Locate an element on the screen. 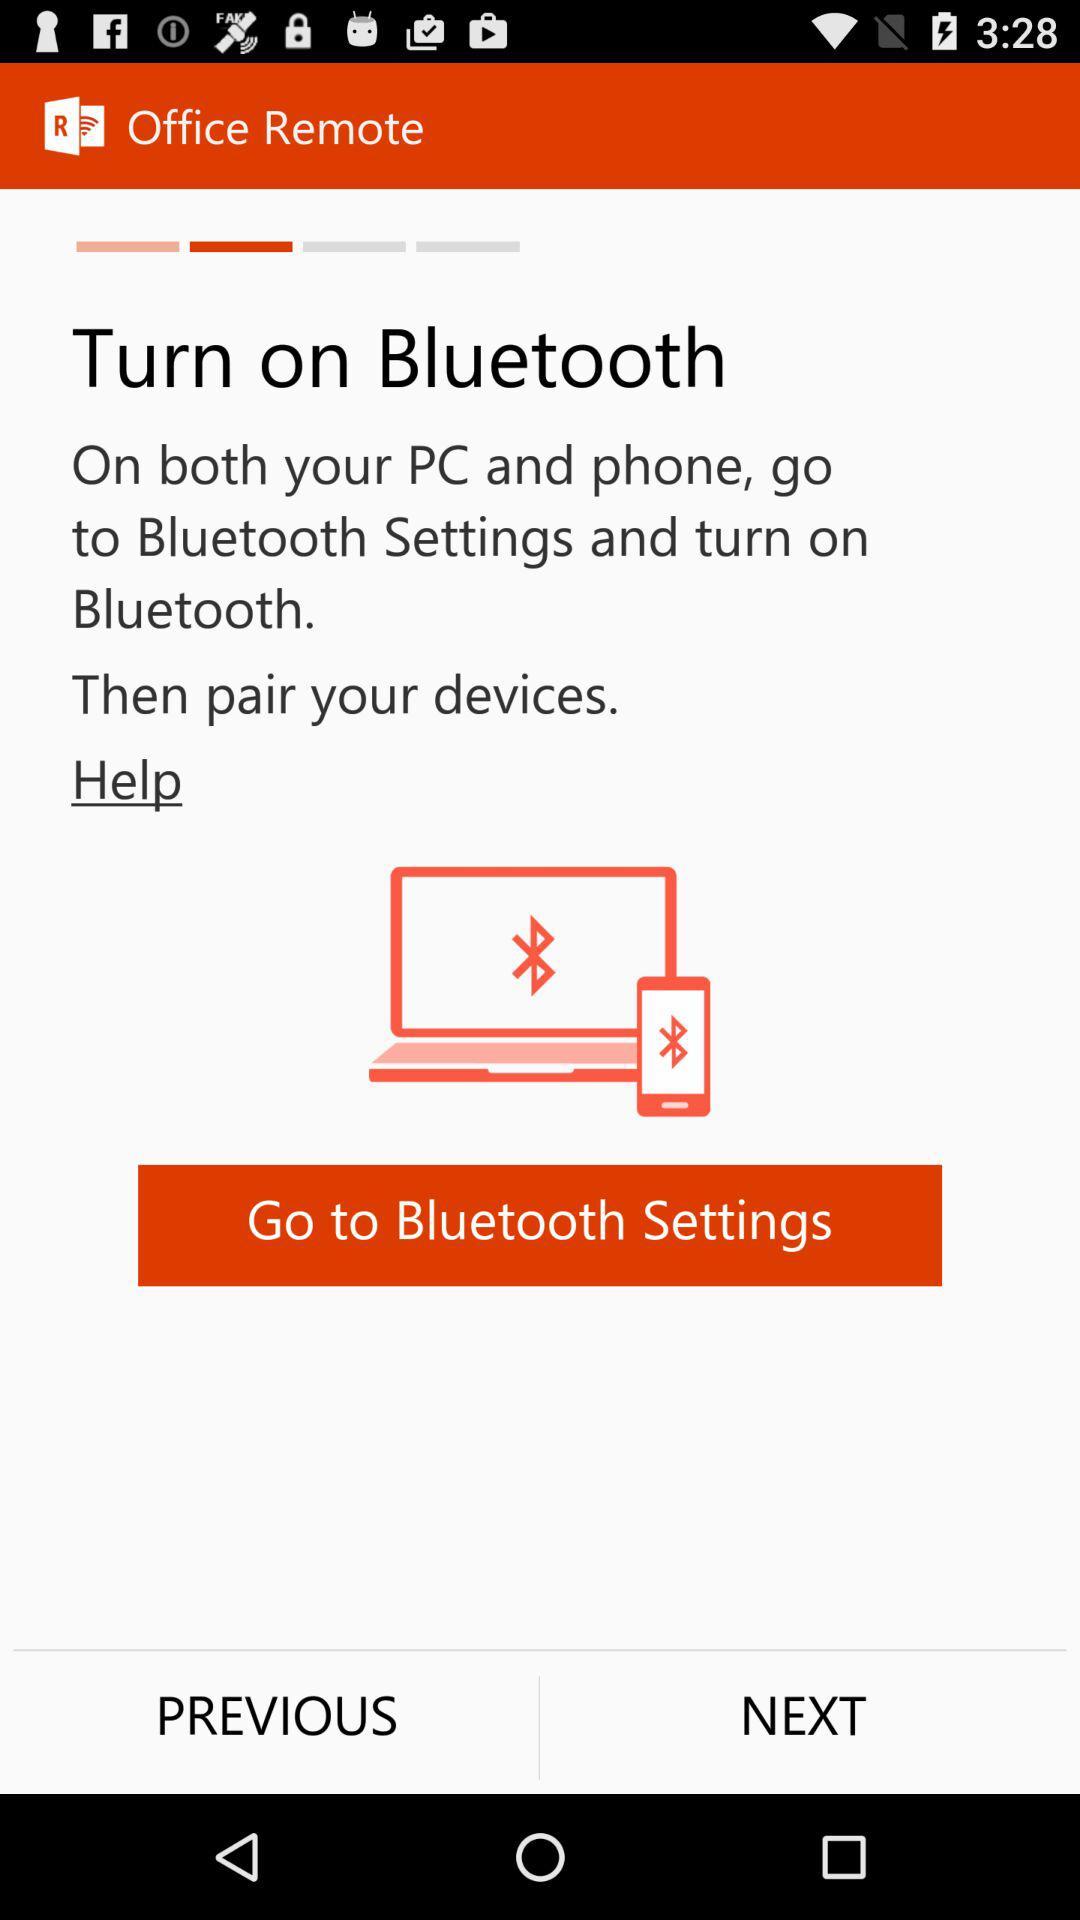 This screenshot has width=1080, height=1920. the icon at the bottom right corner is located at coordinates (802, 1713).